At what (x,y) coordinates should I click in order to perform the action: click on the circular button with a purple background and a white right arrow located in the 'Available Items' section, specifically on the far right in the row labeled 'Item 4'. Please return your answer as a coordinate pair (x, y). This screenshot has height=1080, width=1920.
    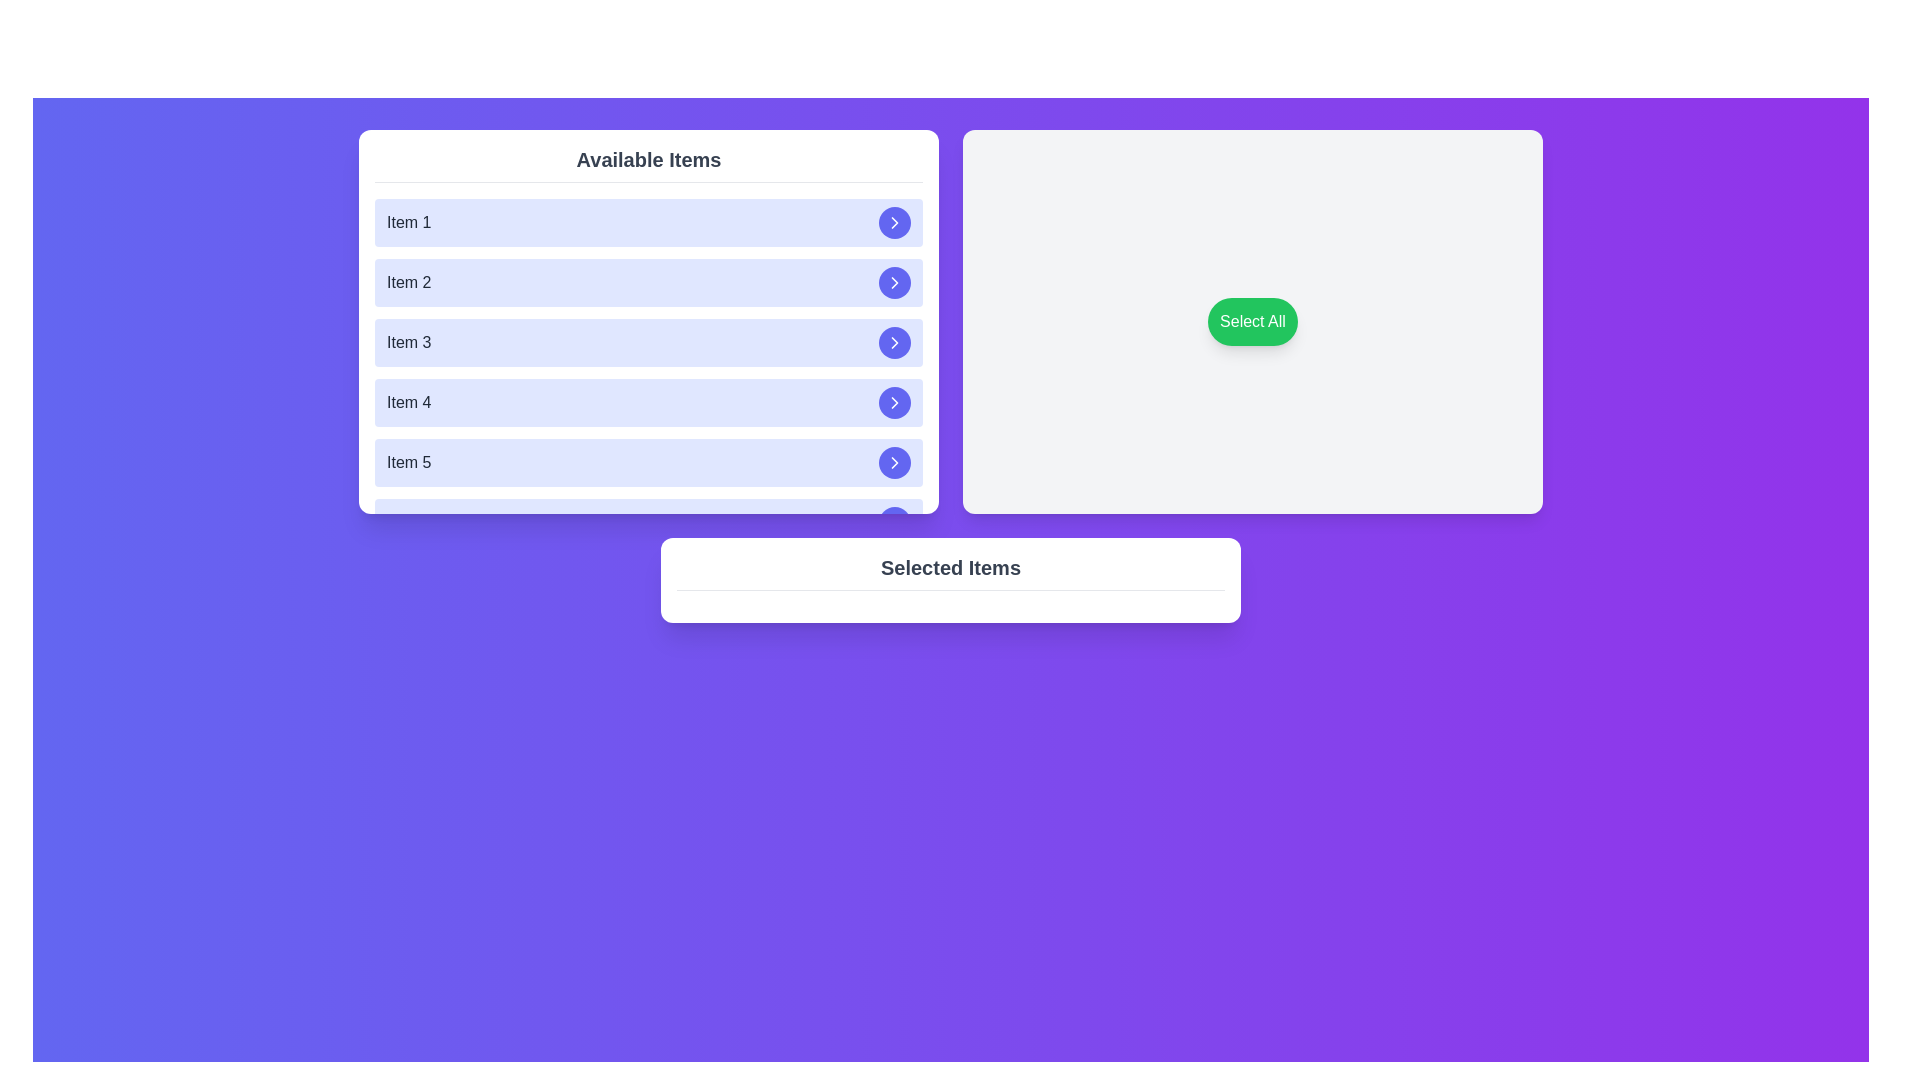
    Looking at the image, I should click on (893, 402).